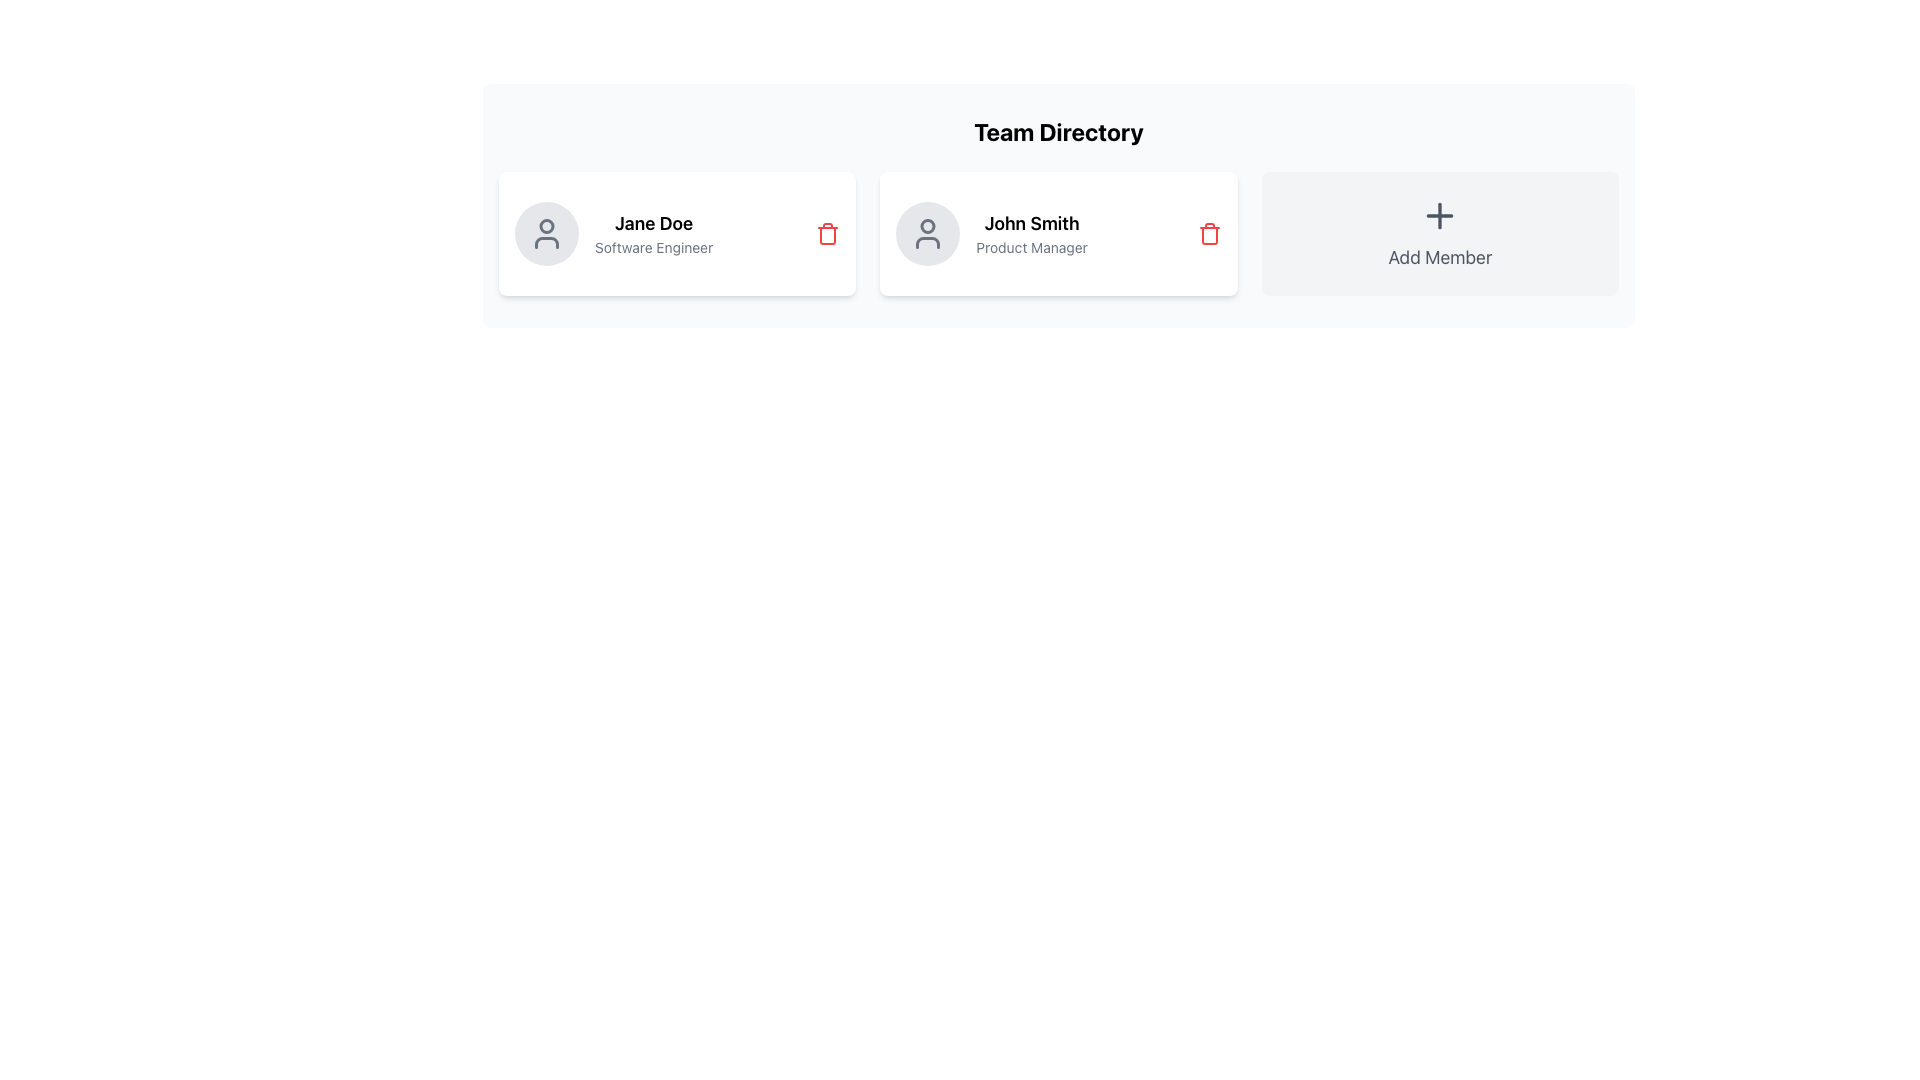 The image size is (1920, 1080). What do you see at coordinates (927, 242) in the screenshot?
I see `the oval-like shape of the user profile icon within the 'John Smith Product Manager' card in the 'Team Directory' section` at bounding box center [927, 242].